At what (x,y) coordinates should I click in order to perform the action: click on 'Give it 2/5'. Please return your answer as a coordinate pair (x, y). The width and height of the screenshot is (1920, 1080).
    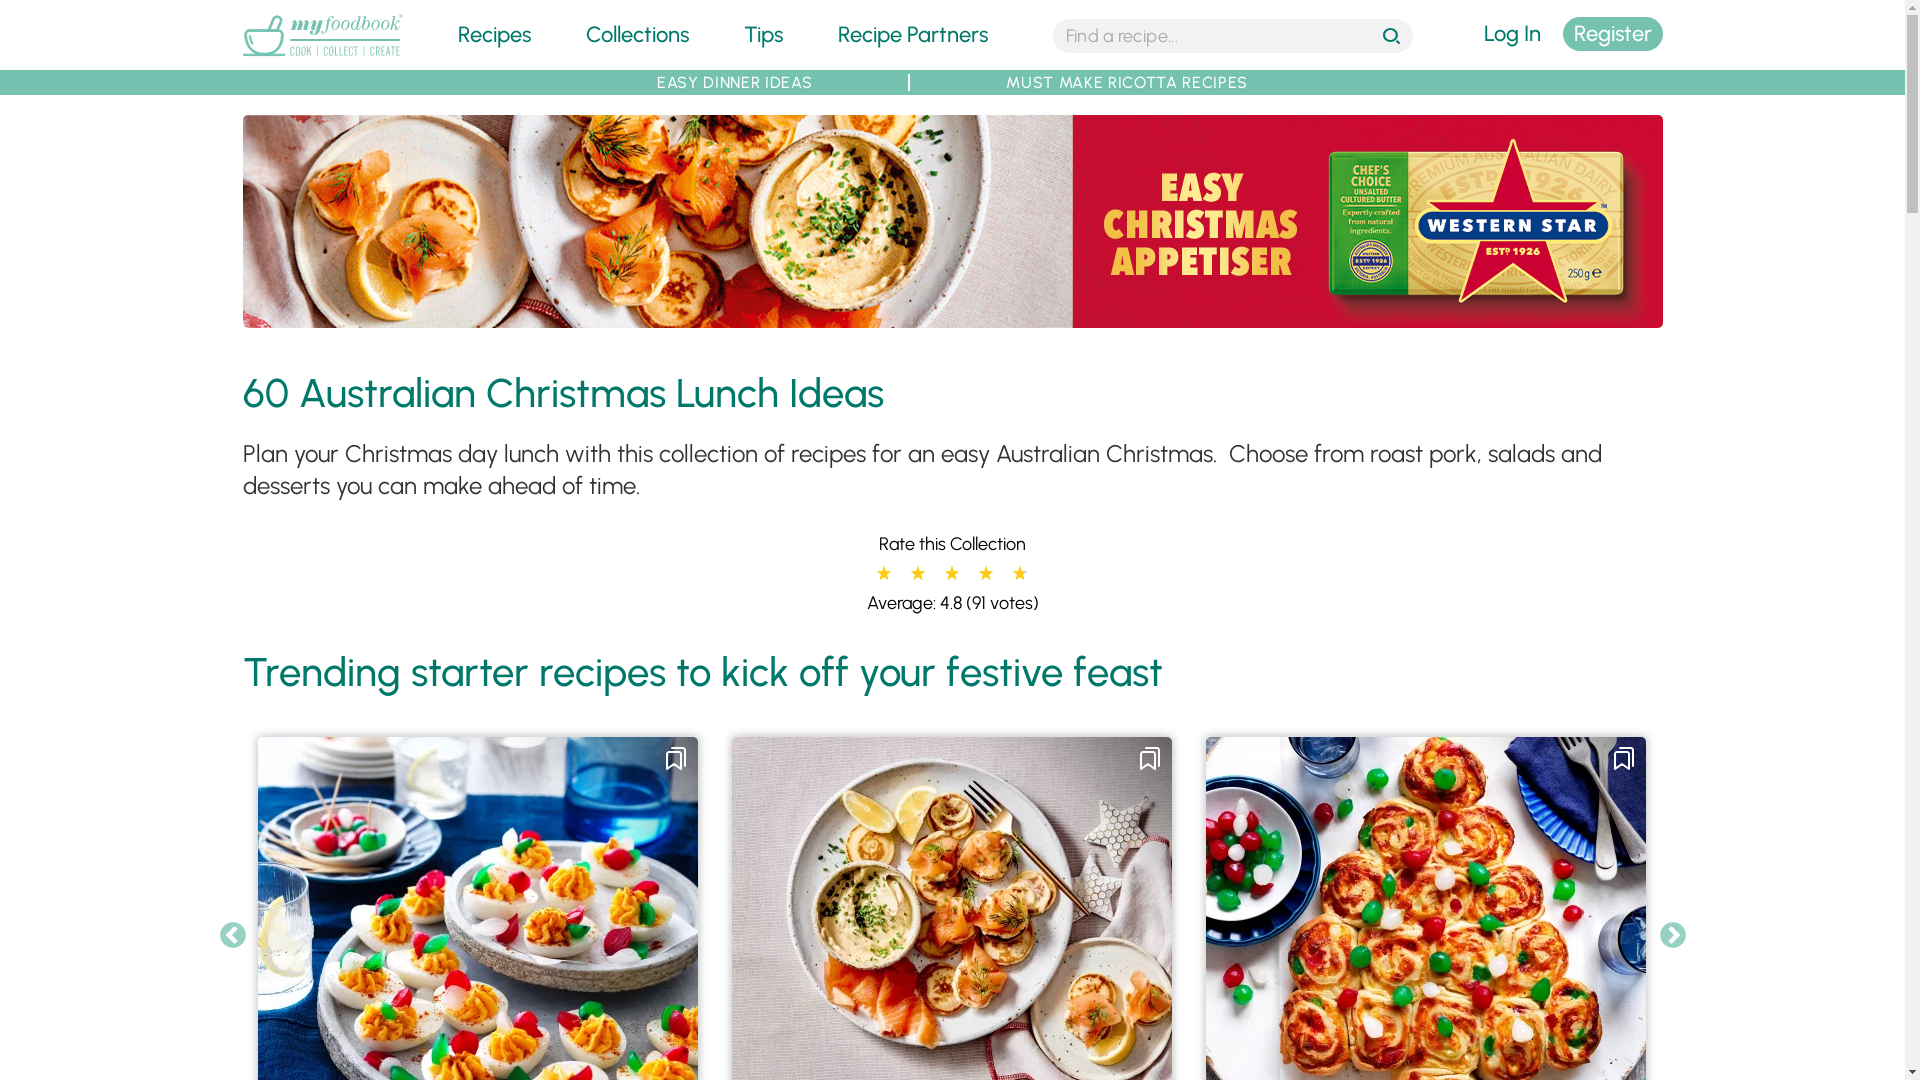
    Looking at the image, I should click on (915, 574).